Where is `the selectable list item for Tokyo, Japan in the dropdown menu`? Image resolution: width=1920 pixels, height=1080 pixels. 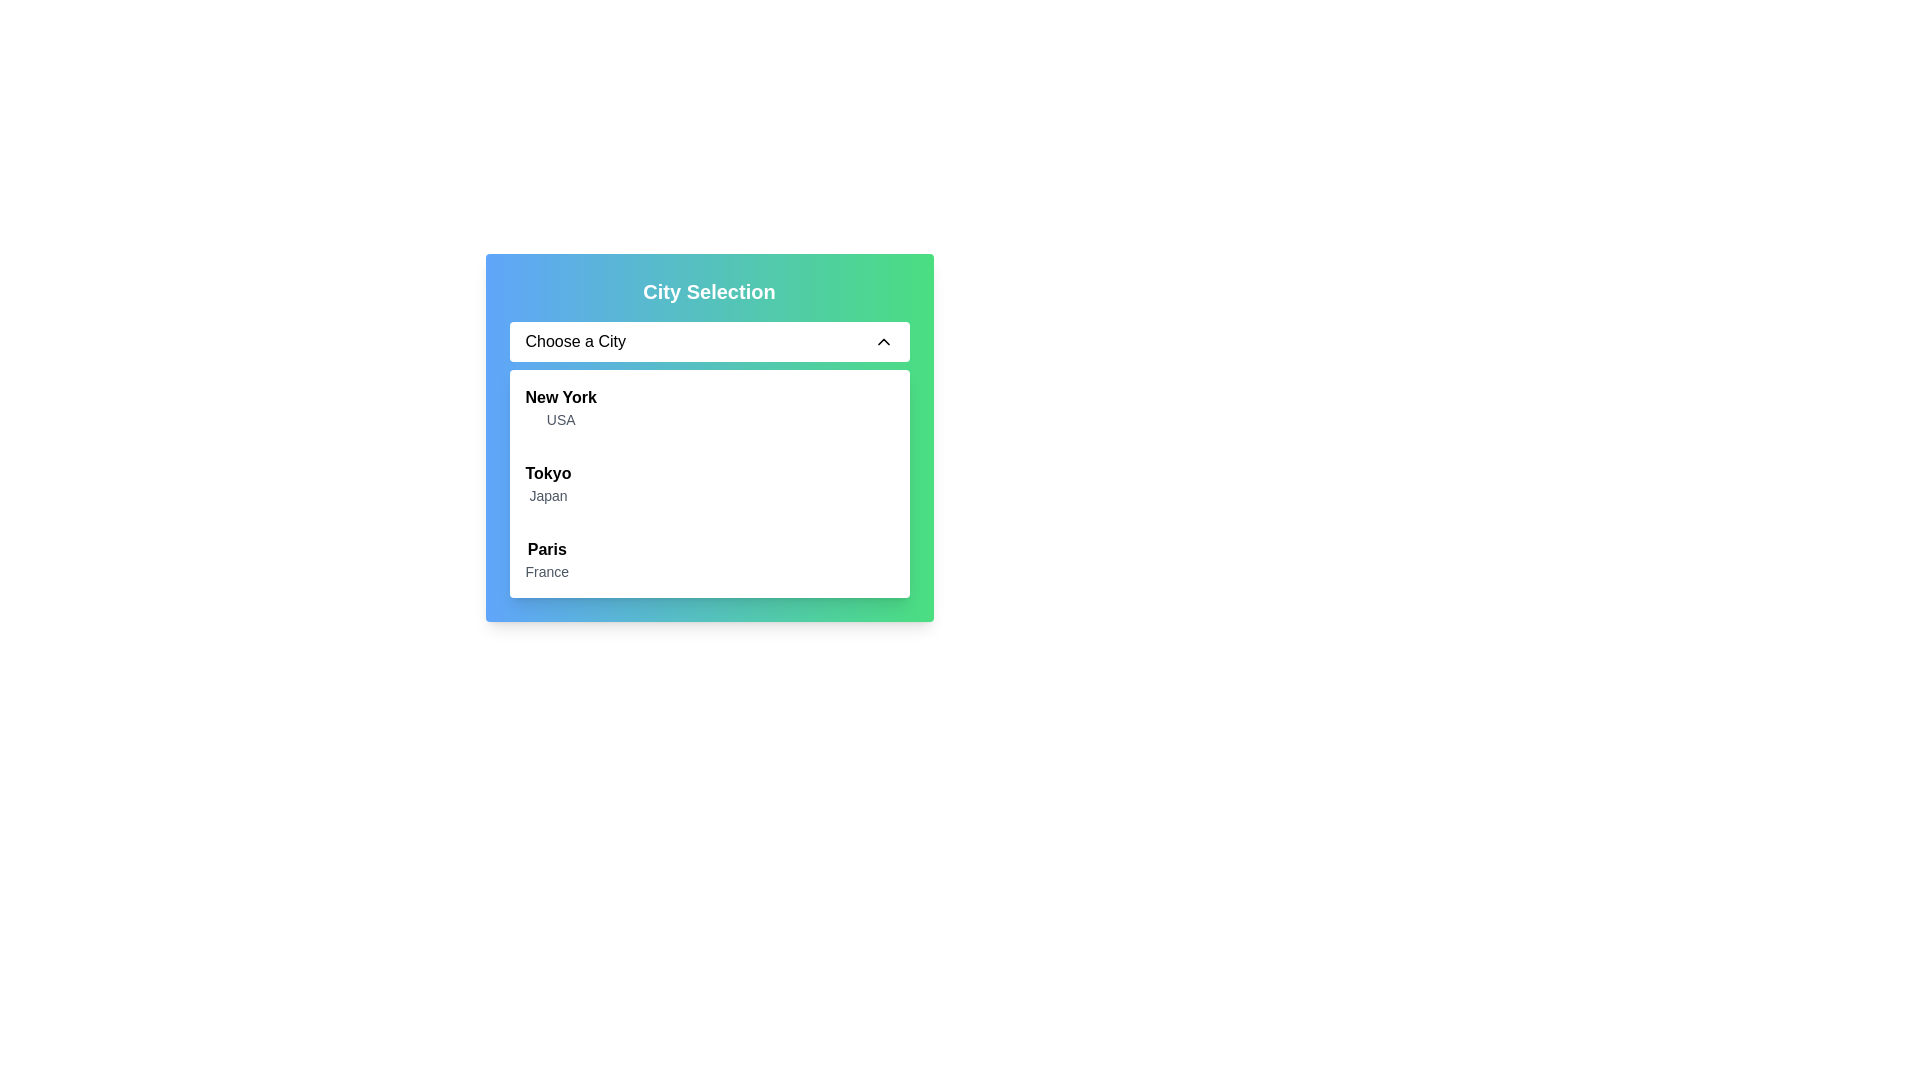
the selectable list item for Tokyo, Japan in the dropdown menu is located at coordinates (548, 483).